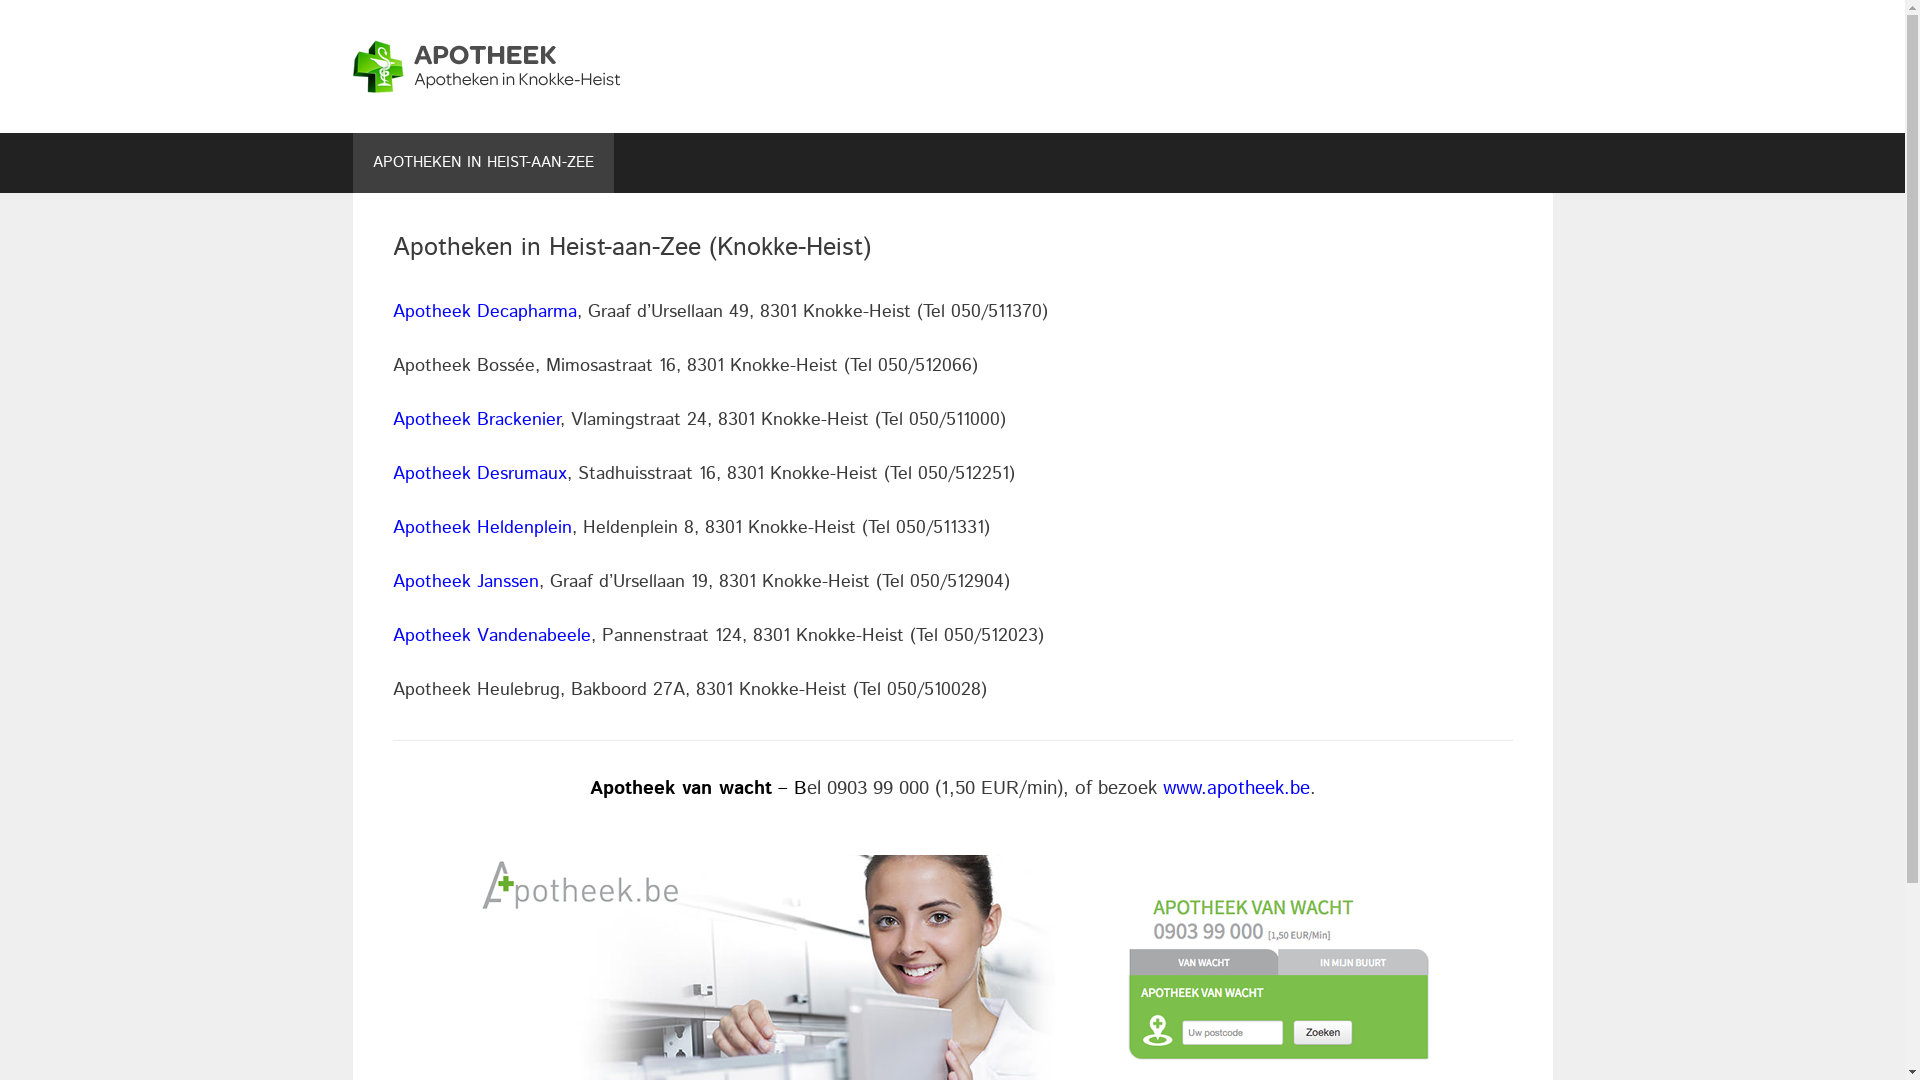 This screenshot has height=1080, width=1920. I want to click on 'Apotheek Desrumaux', so click(478, 474).